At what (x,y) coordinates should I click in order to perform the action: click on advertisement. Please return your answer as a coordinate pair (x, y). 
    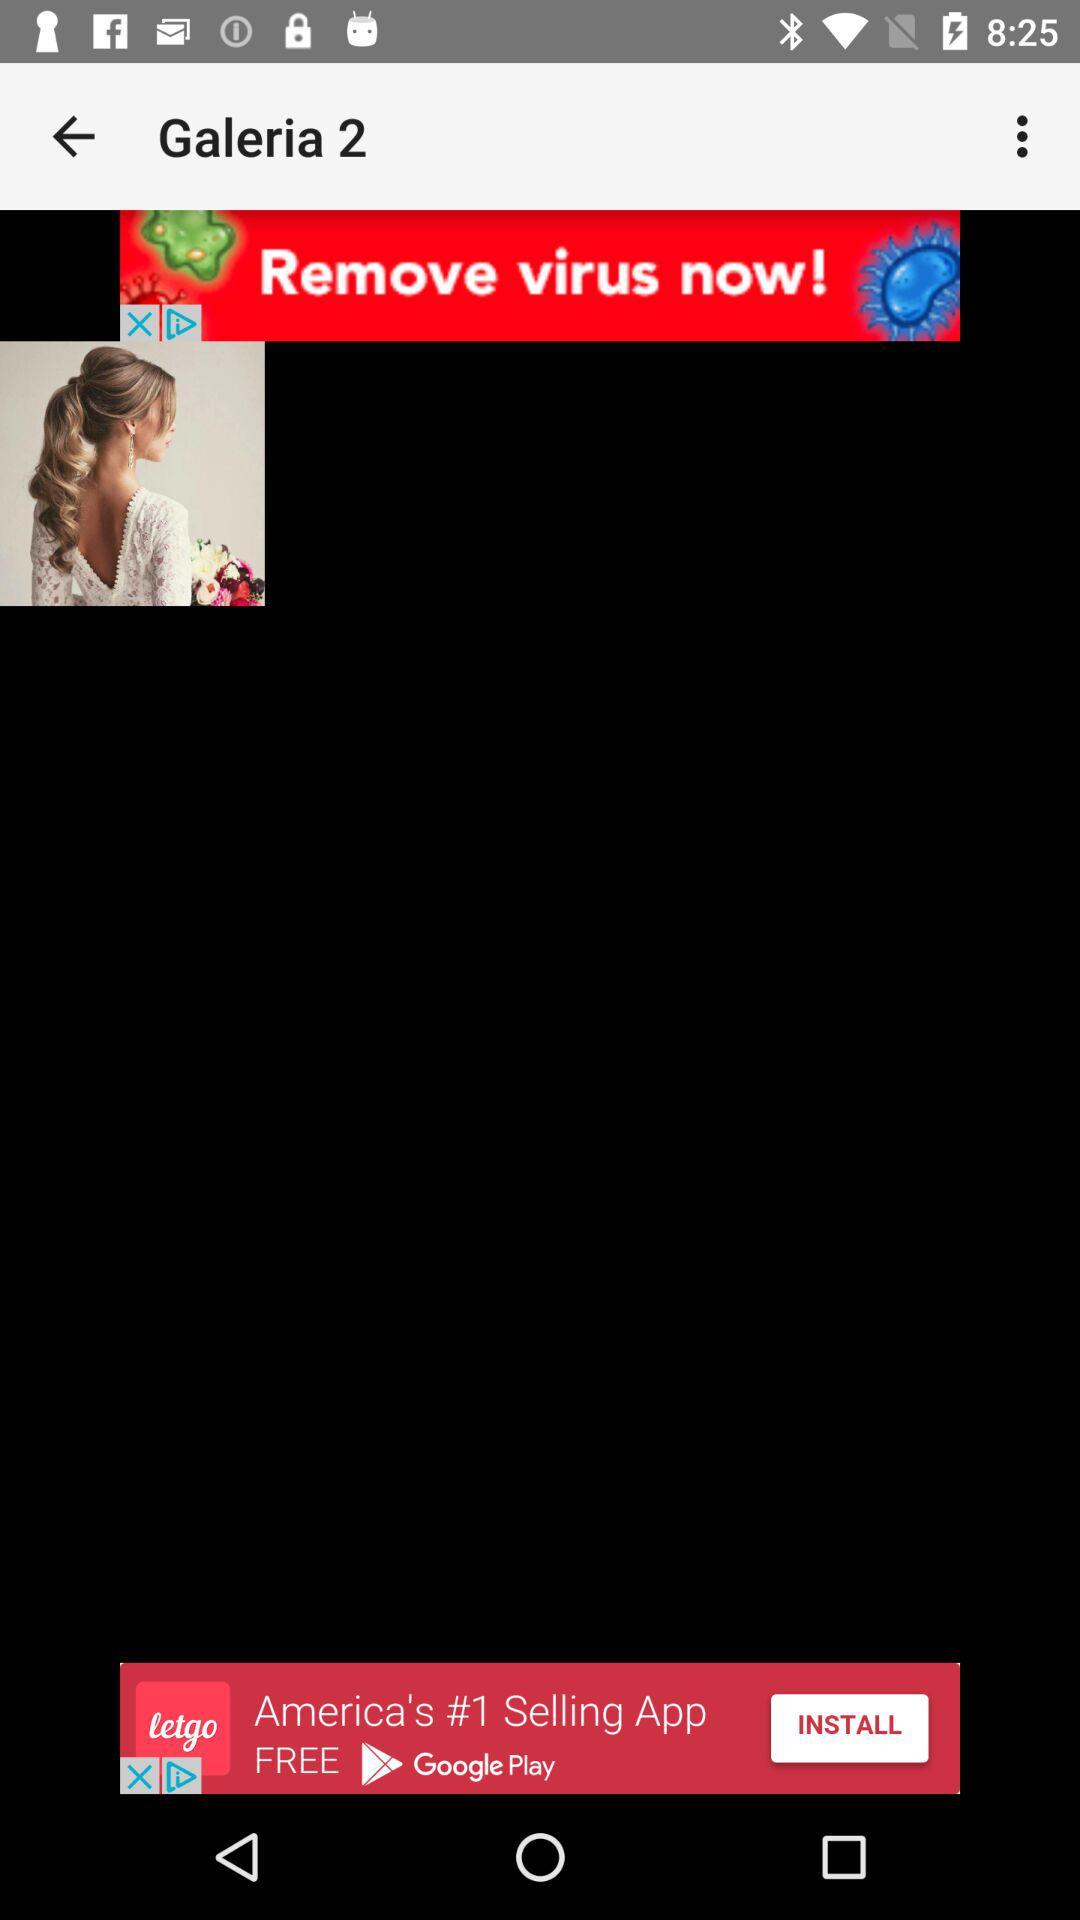
    Looking at the image, I should click on (540, 1727).